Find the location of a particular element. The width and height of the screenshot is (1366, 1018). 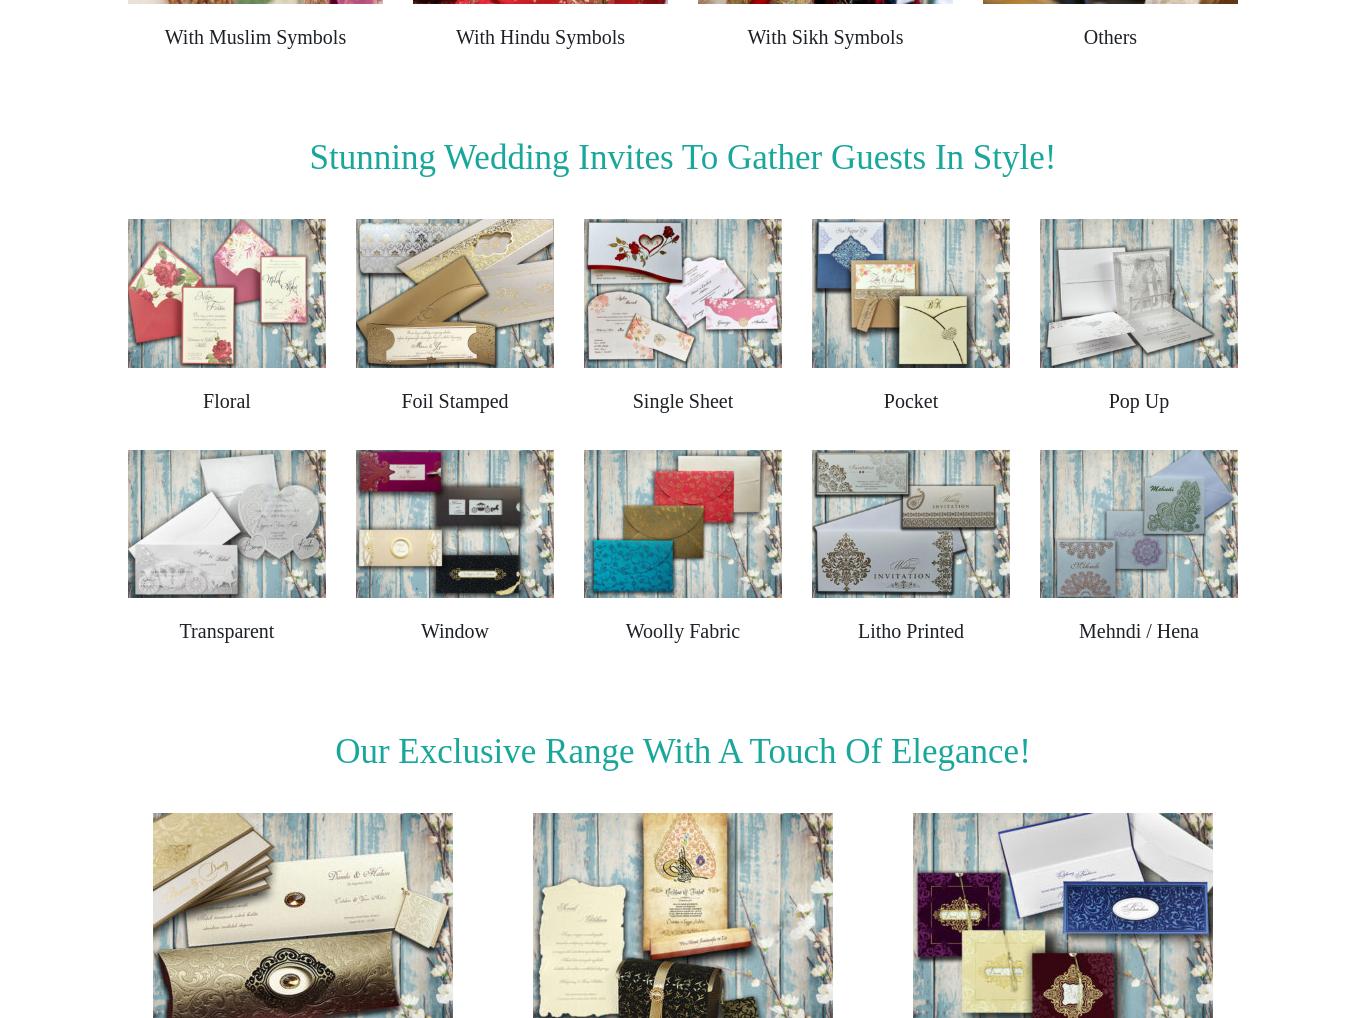

'Transparent' is located at coordinates (225, 629).